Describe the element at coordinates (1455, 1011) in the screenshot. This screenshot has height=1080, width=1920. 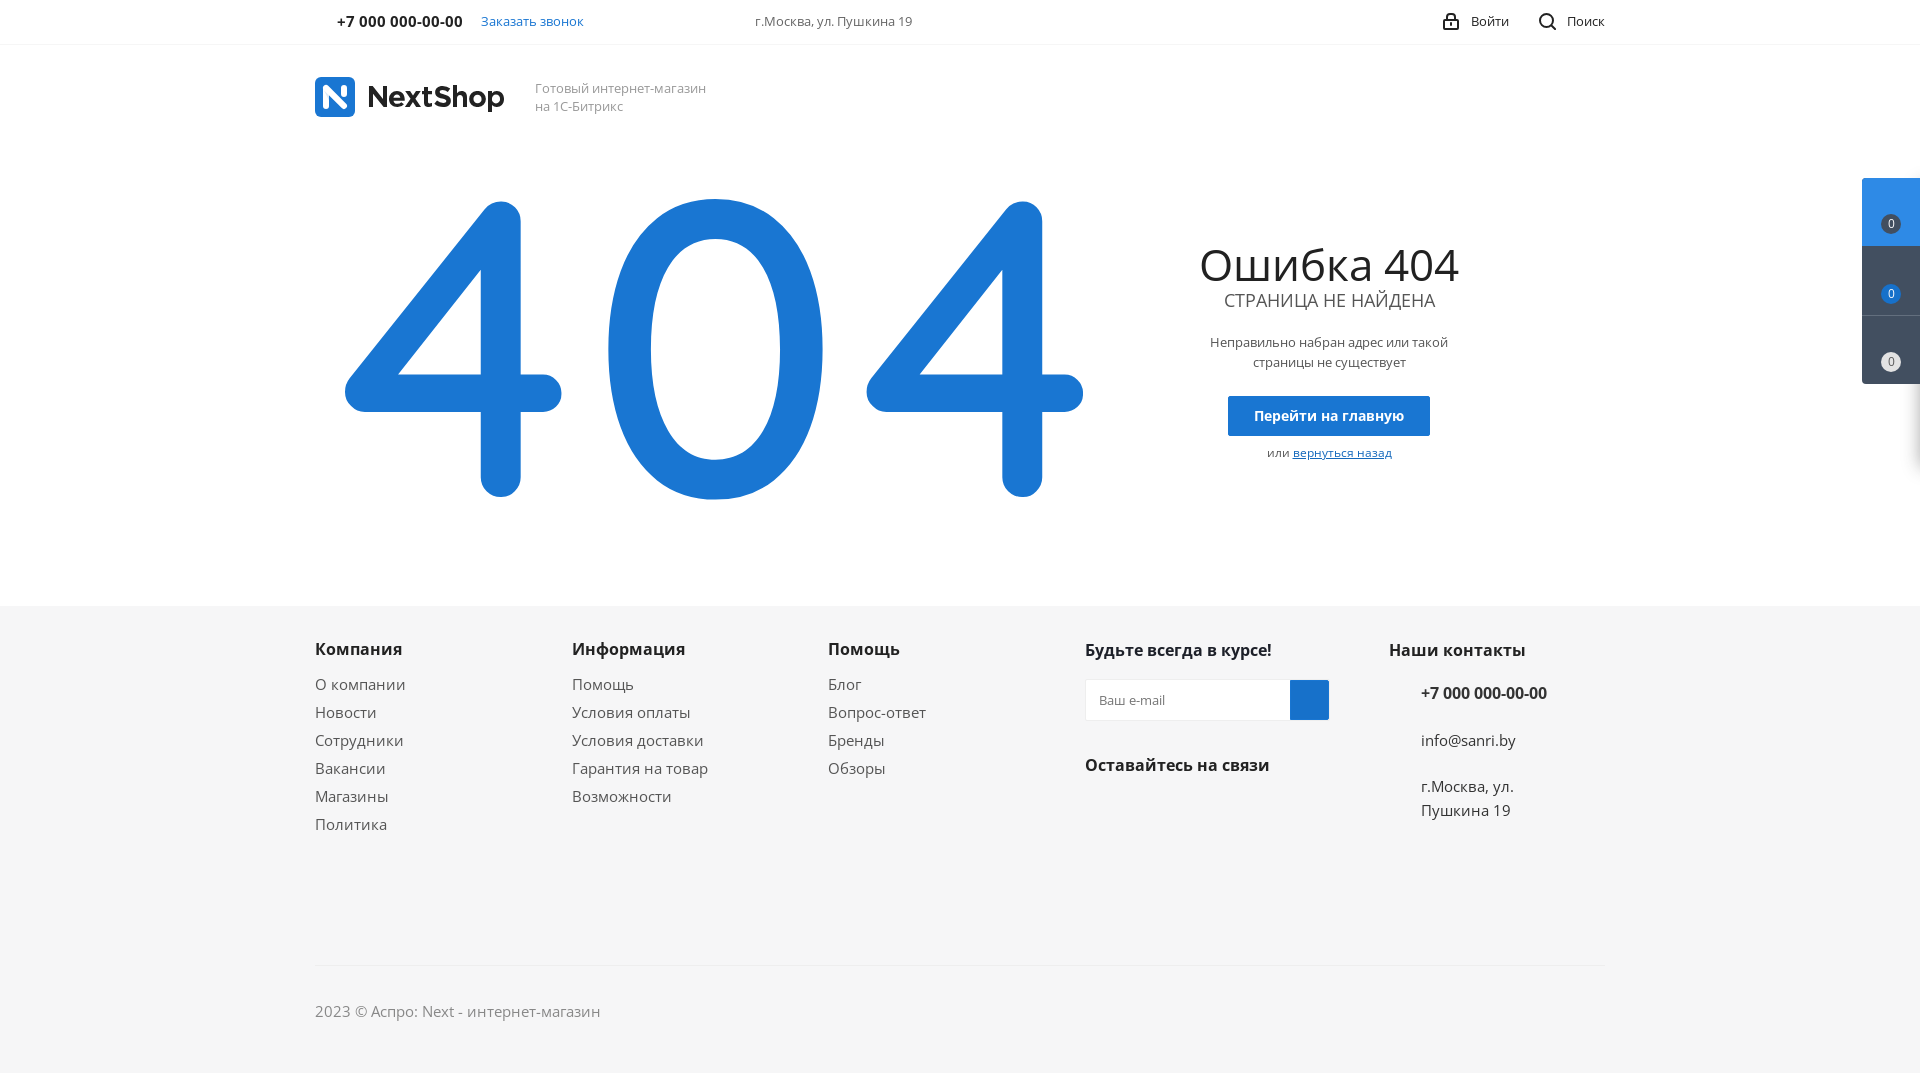
I see `'WebMoney'` at that location.